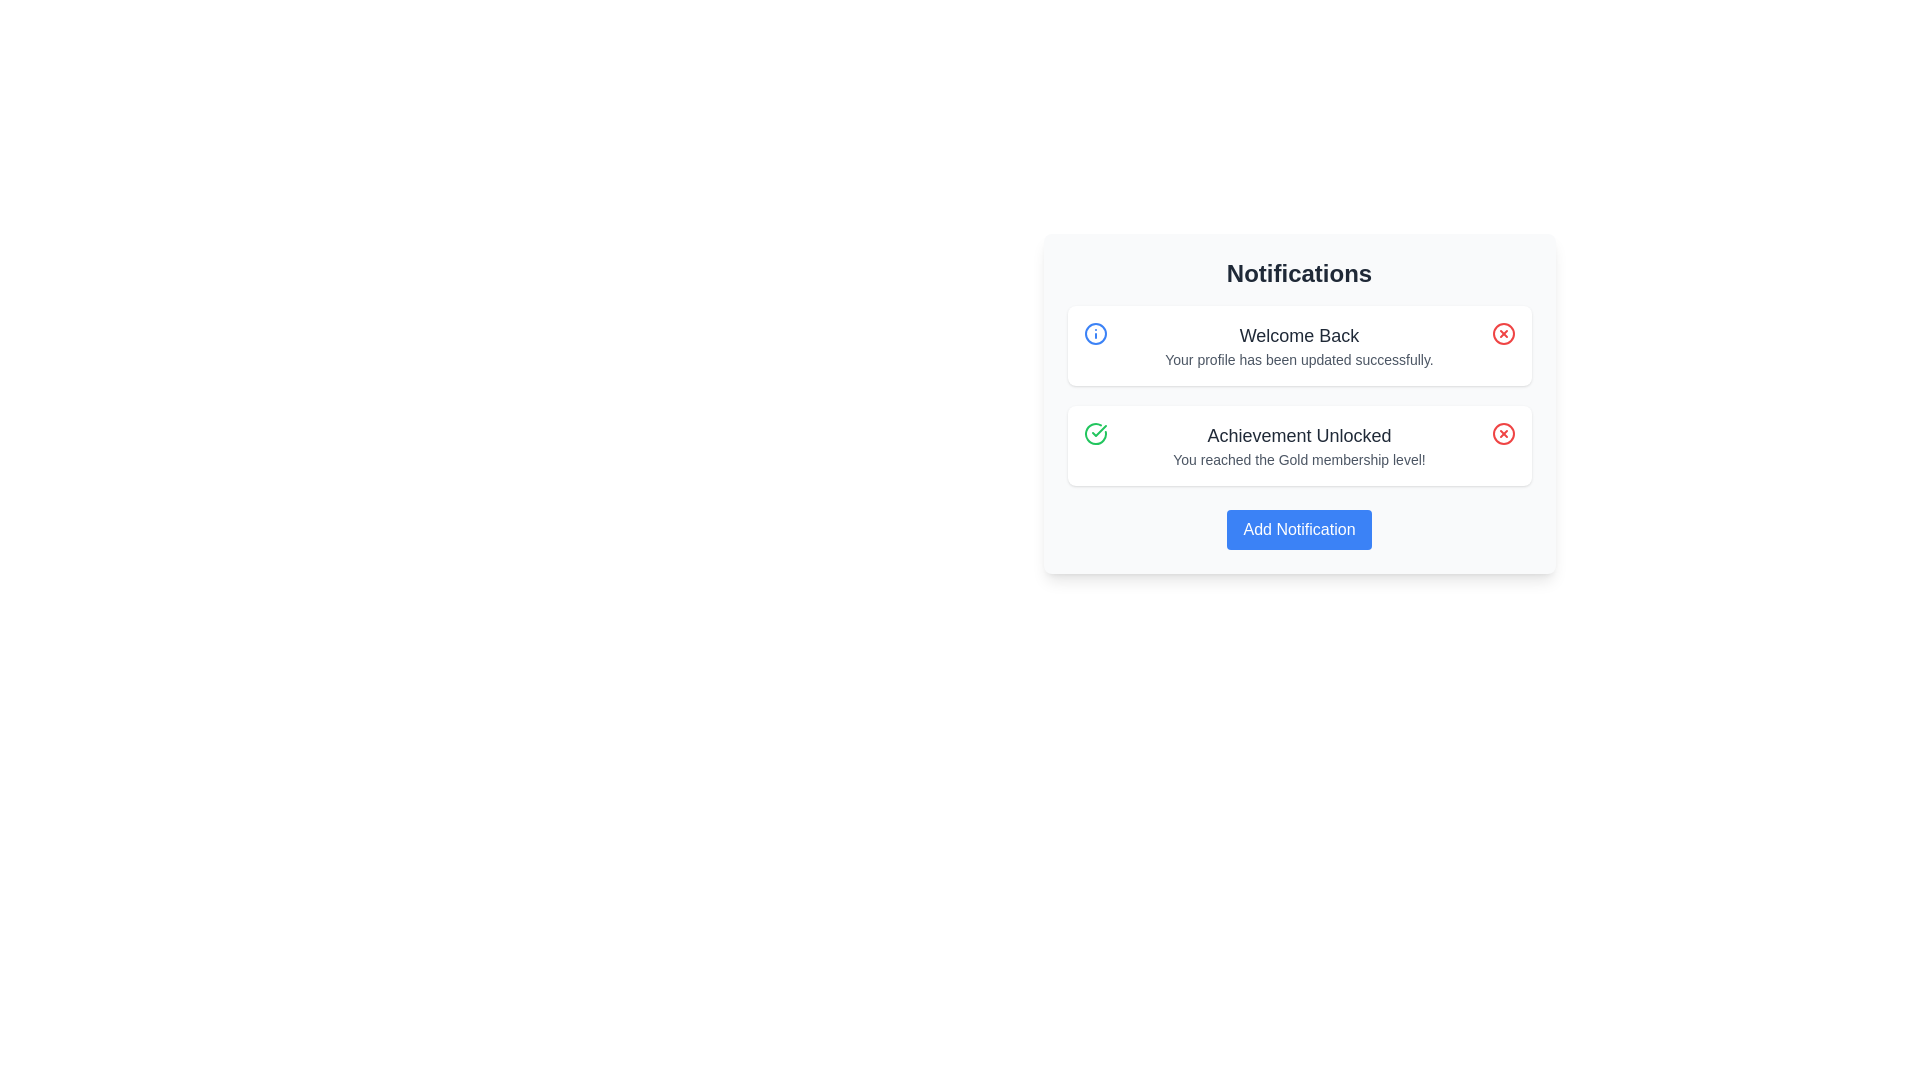  Describe the element at coordinates (1299, 273) in the screenshot. I see `the text label that serves as the title for the notifications section, positioned at the top of the notification box` at that location.